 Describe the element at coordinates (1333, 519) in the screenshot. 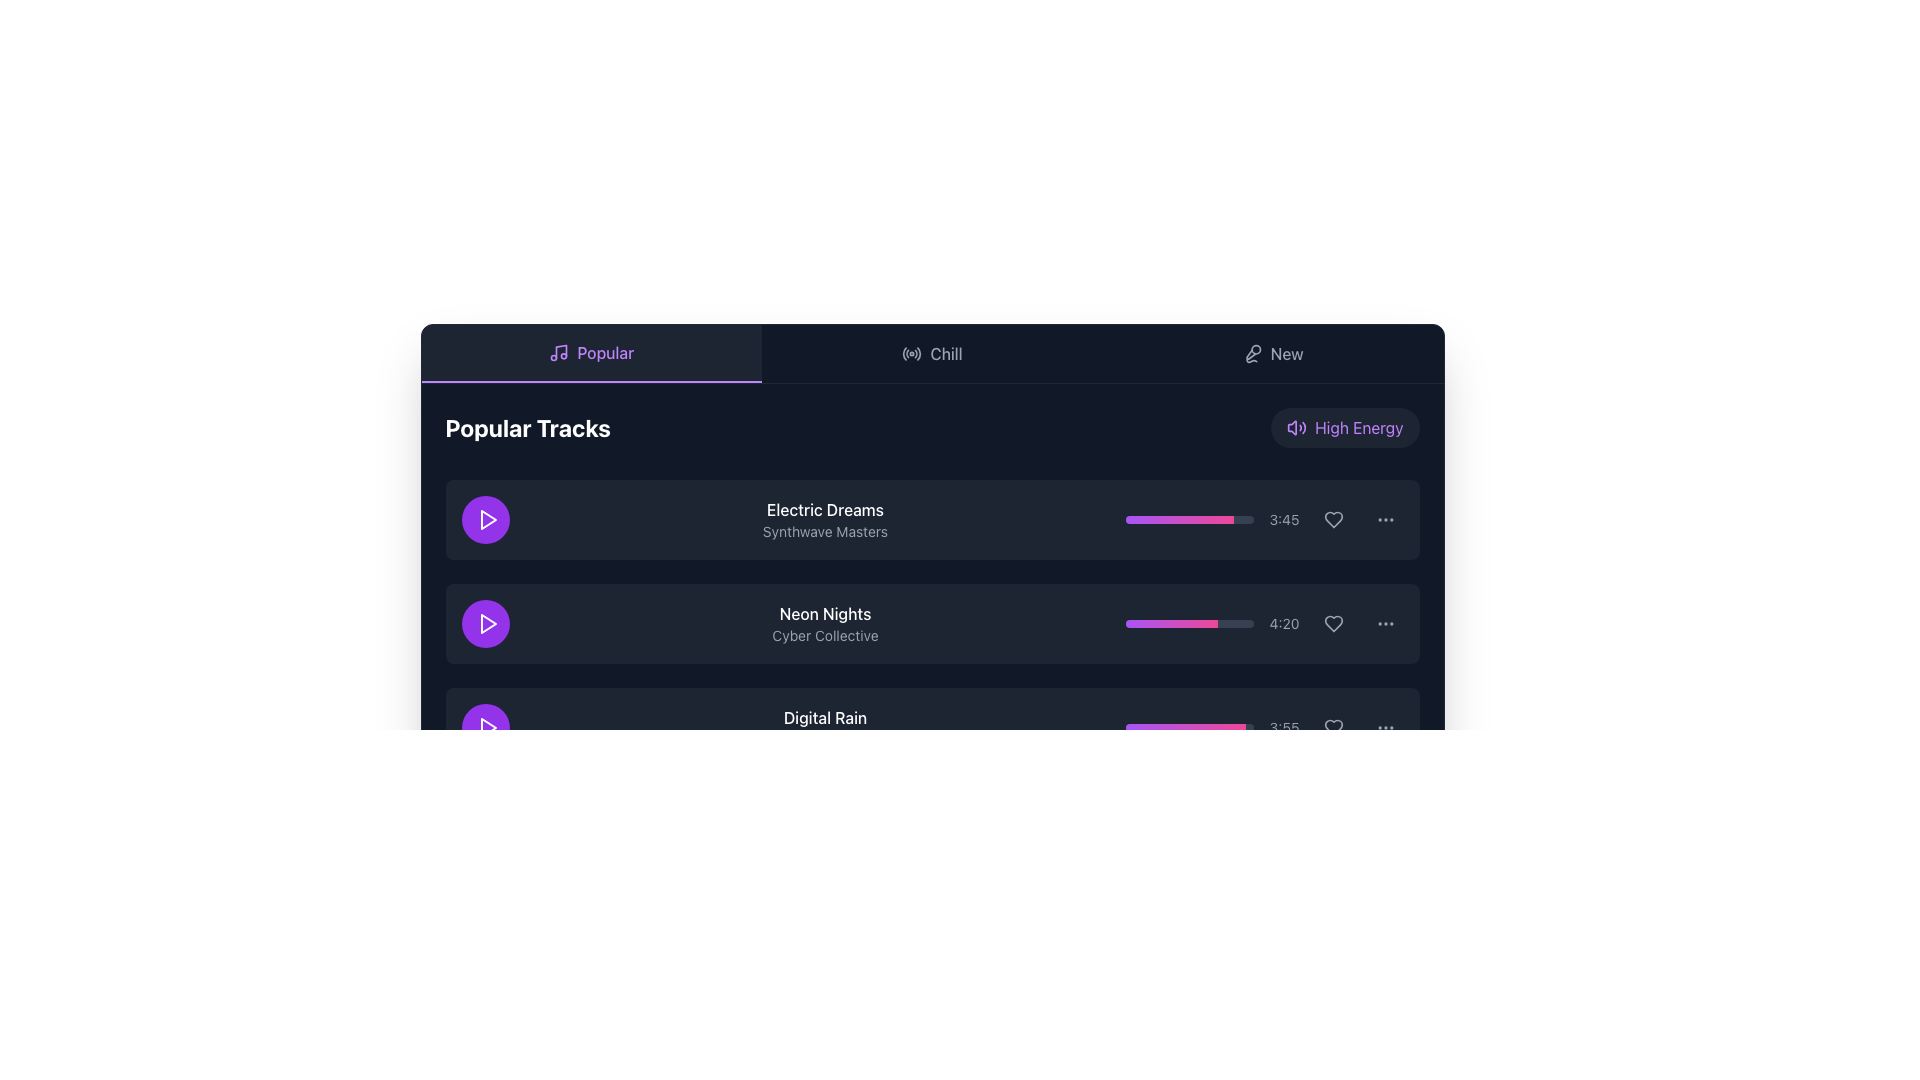

I see `the first interactive heart-shaped icon to mark the associated song as a favorite, positioned immediately to the right of the '3:45' timestamp and to the left of the ellipsis icon` at that location.